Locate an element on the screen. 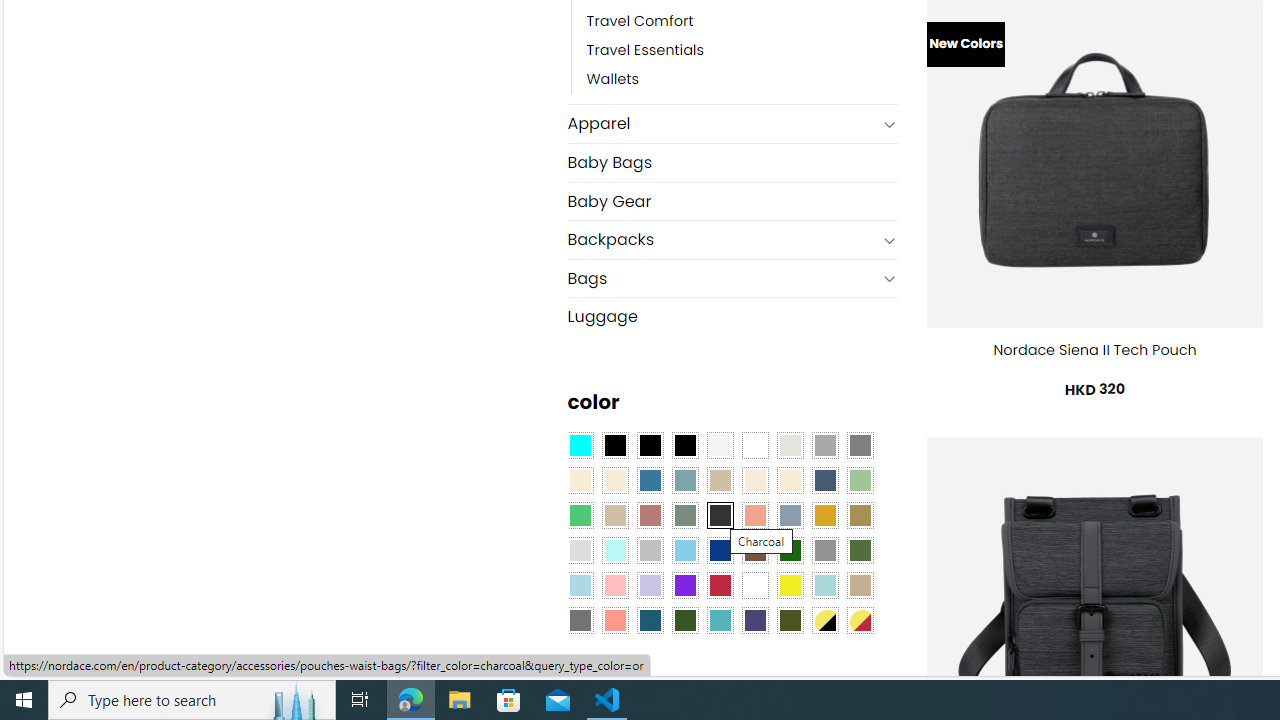 The image size is (1280, 720). 'Blue' is located at coordinates (650, 480).